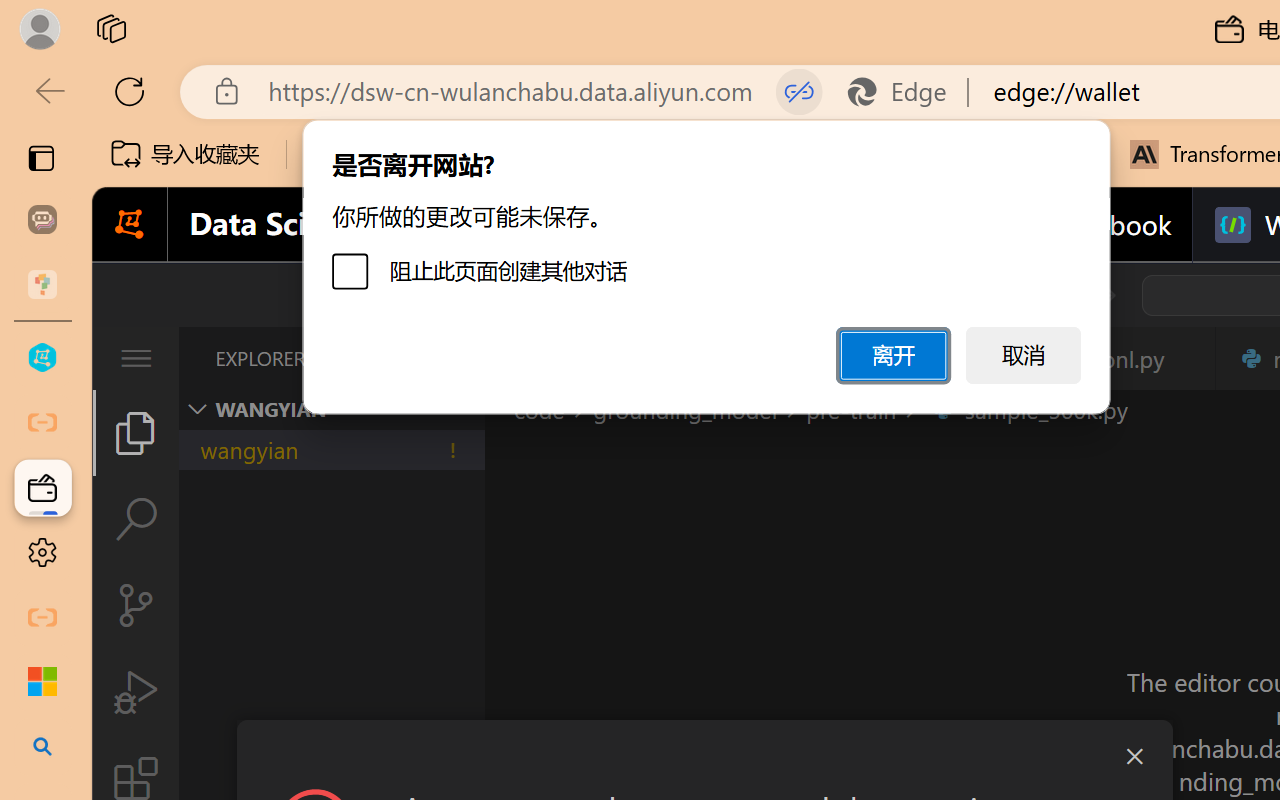  Describe the element at coordinates (1134, 756) in the screenshot. I see `'Close Dialog'` at that location.